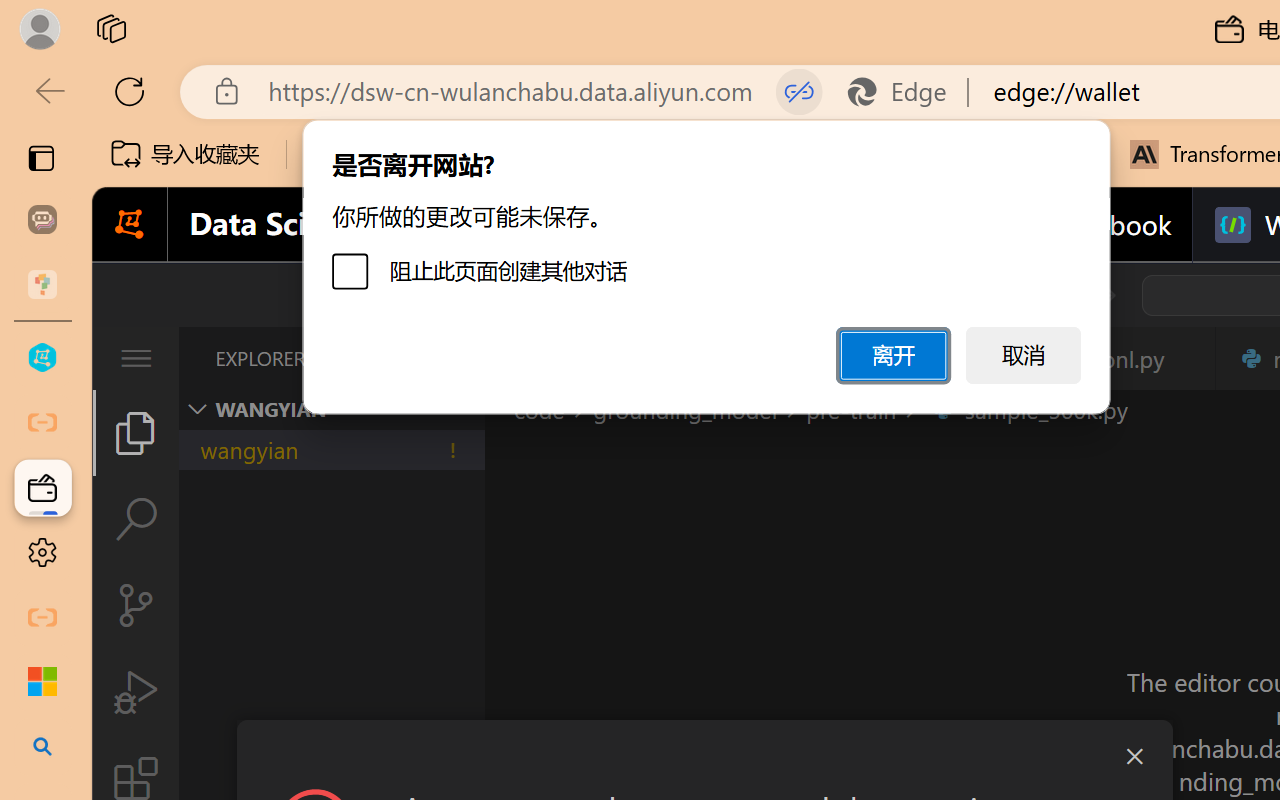  Describe the element at coordinates (1134, 756) in the screenshot. I see `'Close Dialog'` at that location.